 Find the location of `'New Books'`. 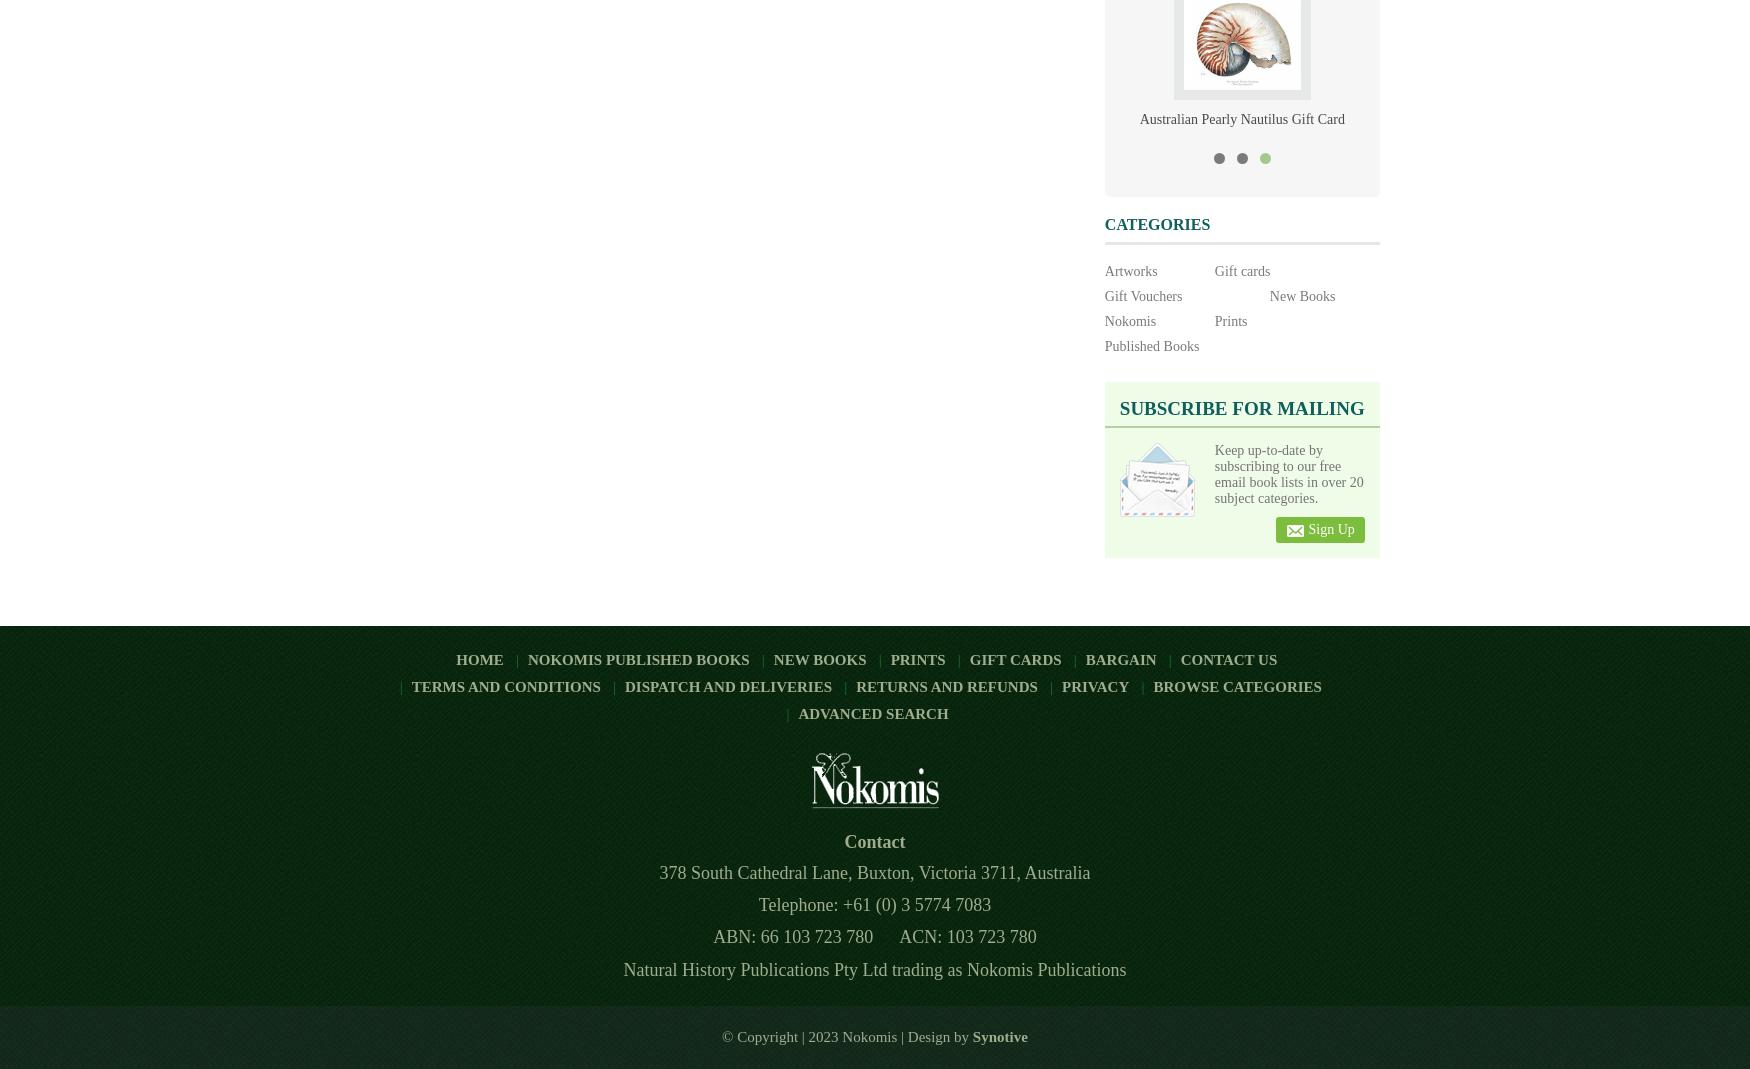

'New Books' is located at coordinates (771, 659).